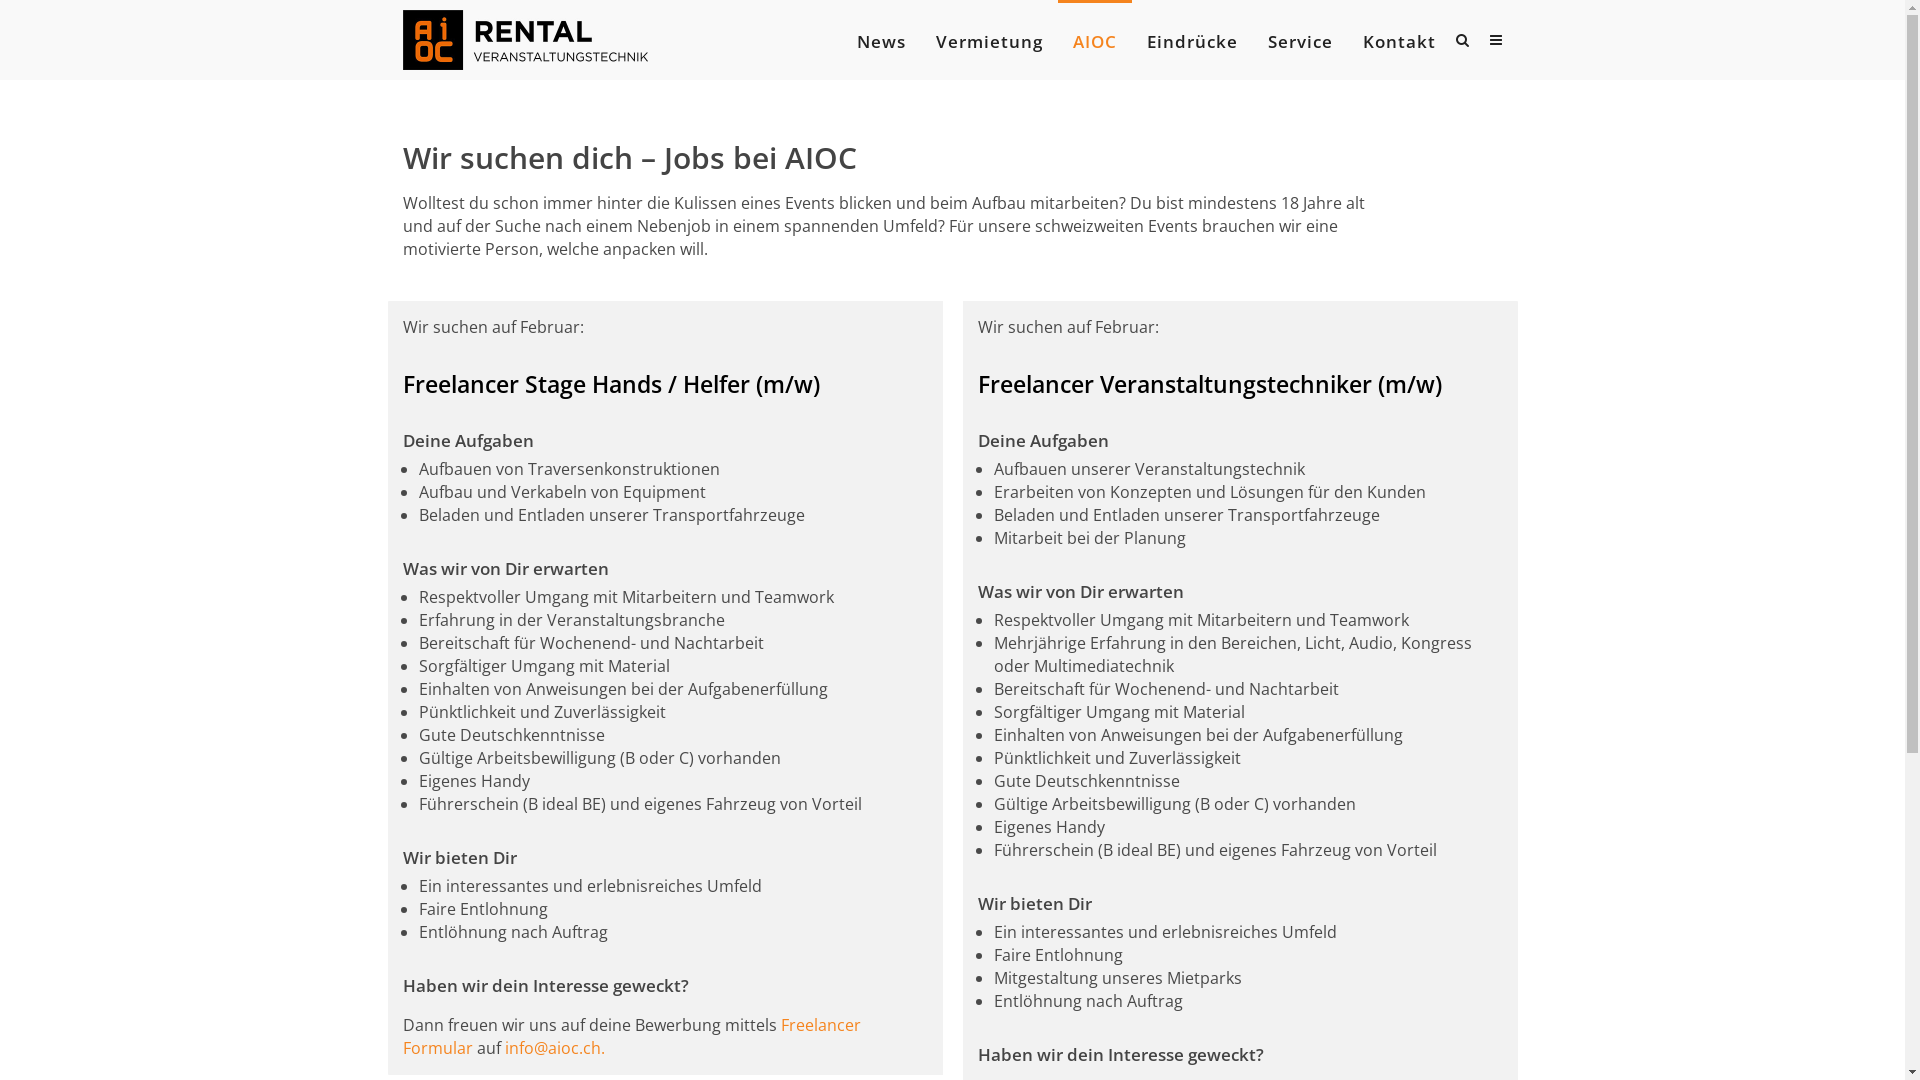 This screenshot has width=1920, height=1080. I want to click on 'Freelancer Formular', so click(629, 1035).